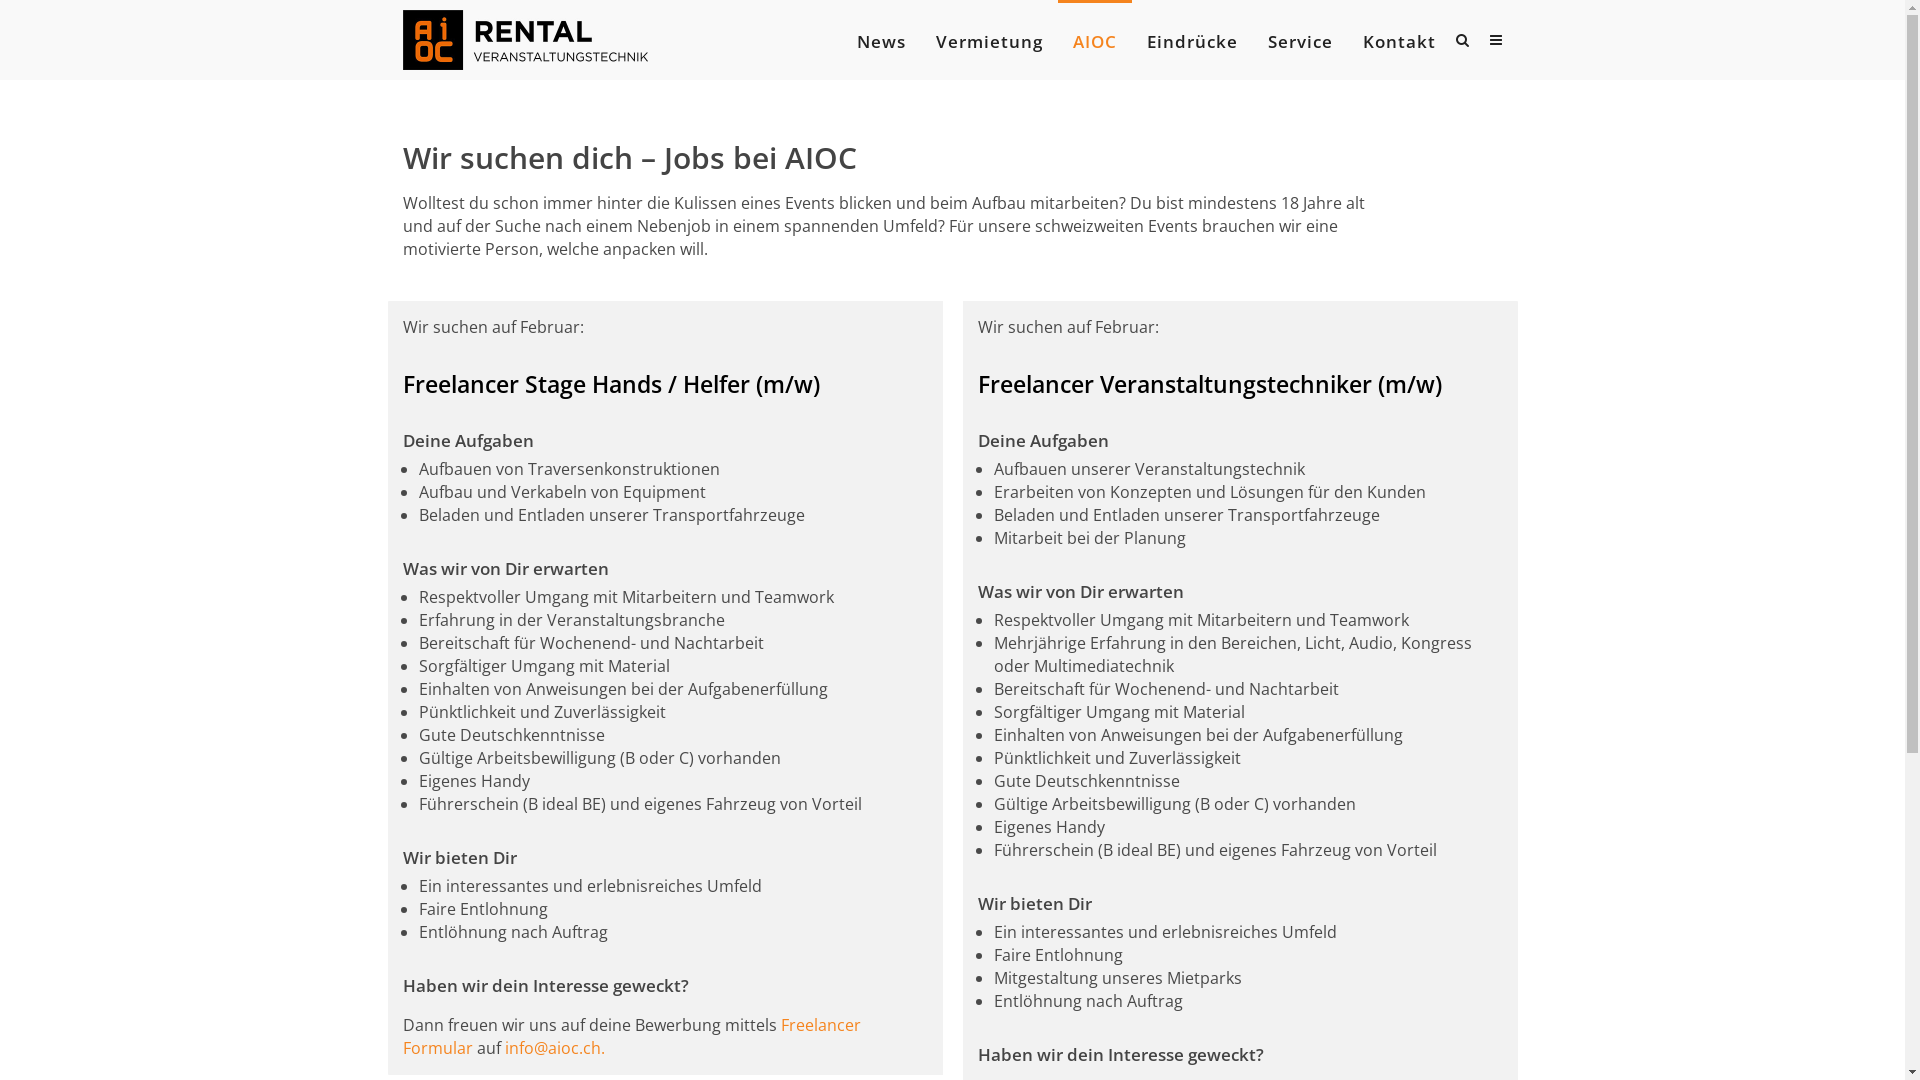 This screenshot has width=1920, height=1080. I want to click on 'Freelancer Formular', so click(629, 1035).